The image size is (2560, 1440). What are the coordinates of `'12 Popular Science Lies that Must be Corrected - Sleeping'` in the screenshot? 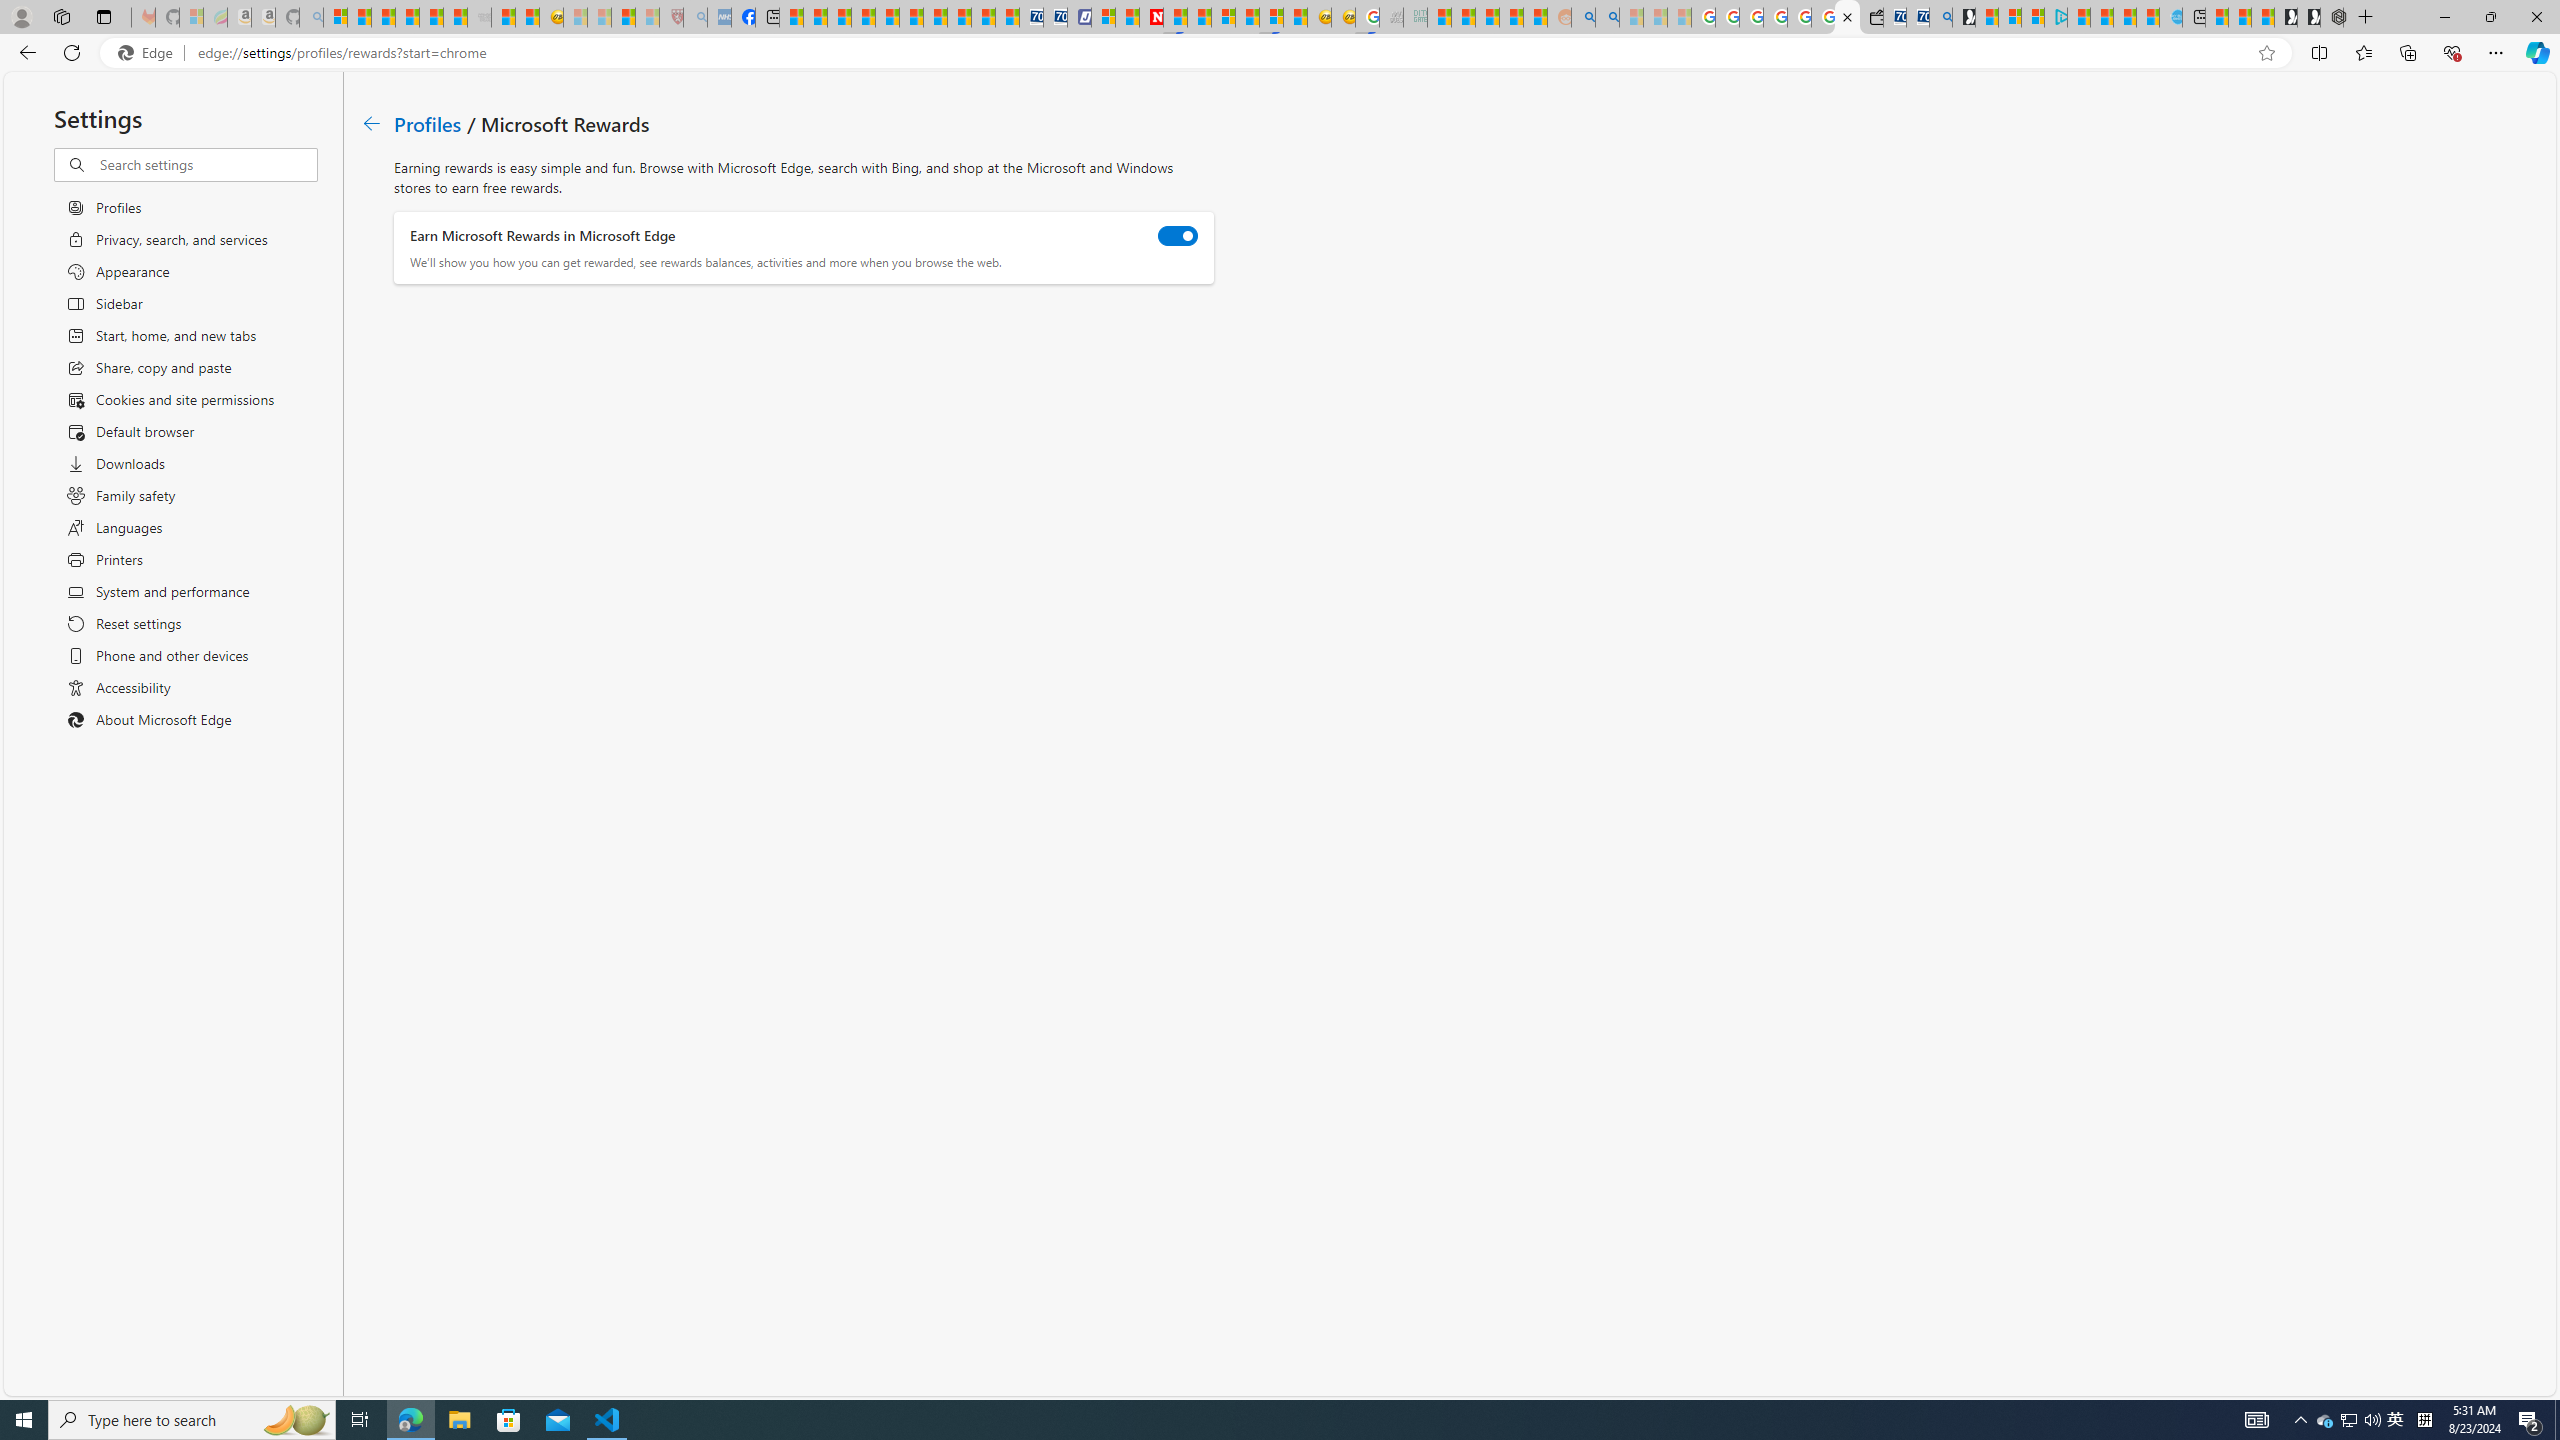 It's located at (647, 16).